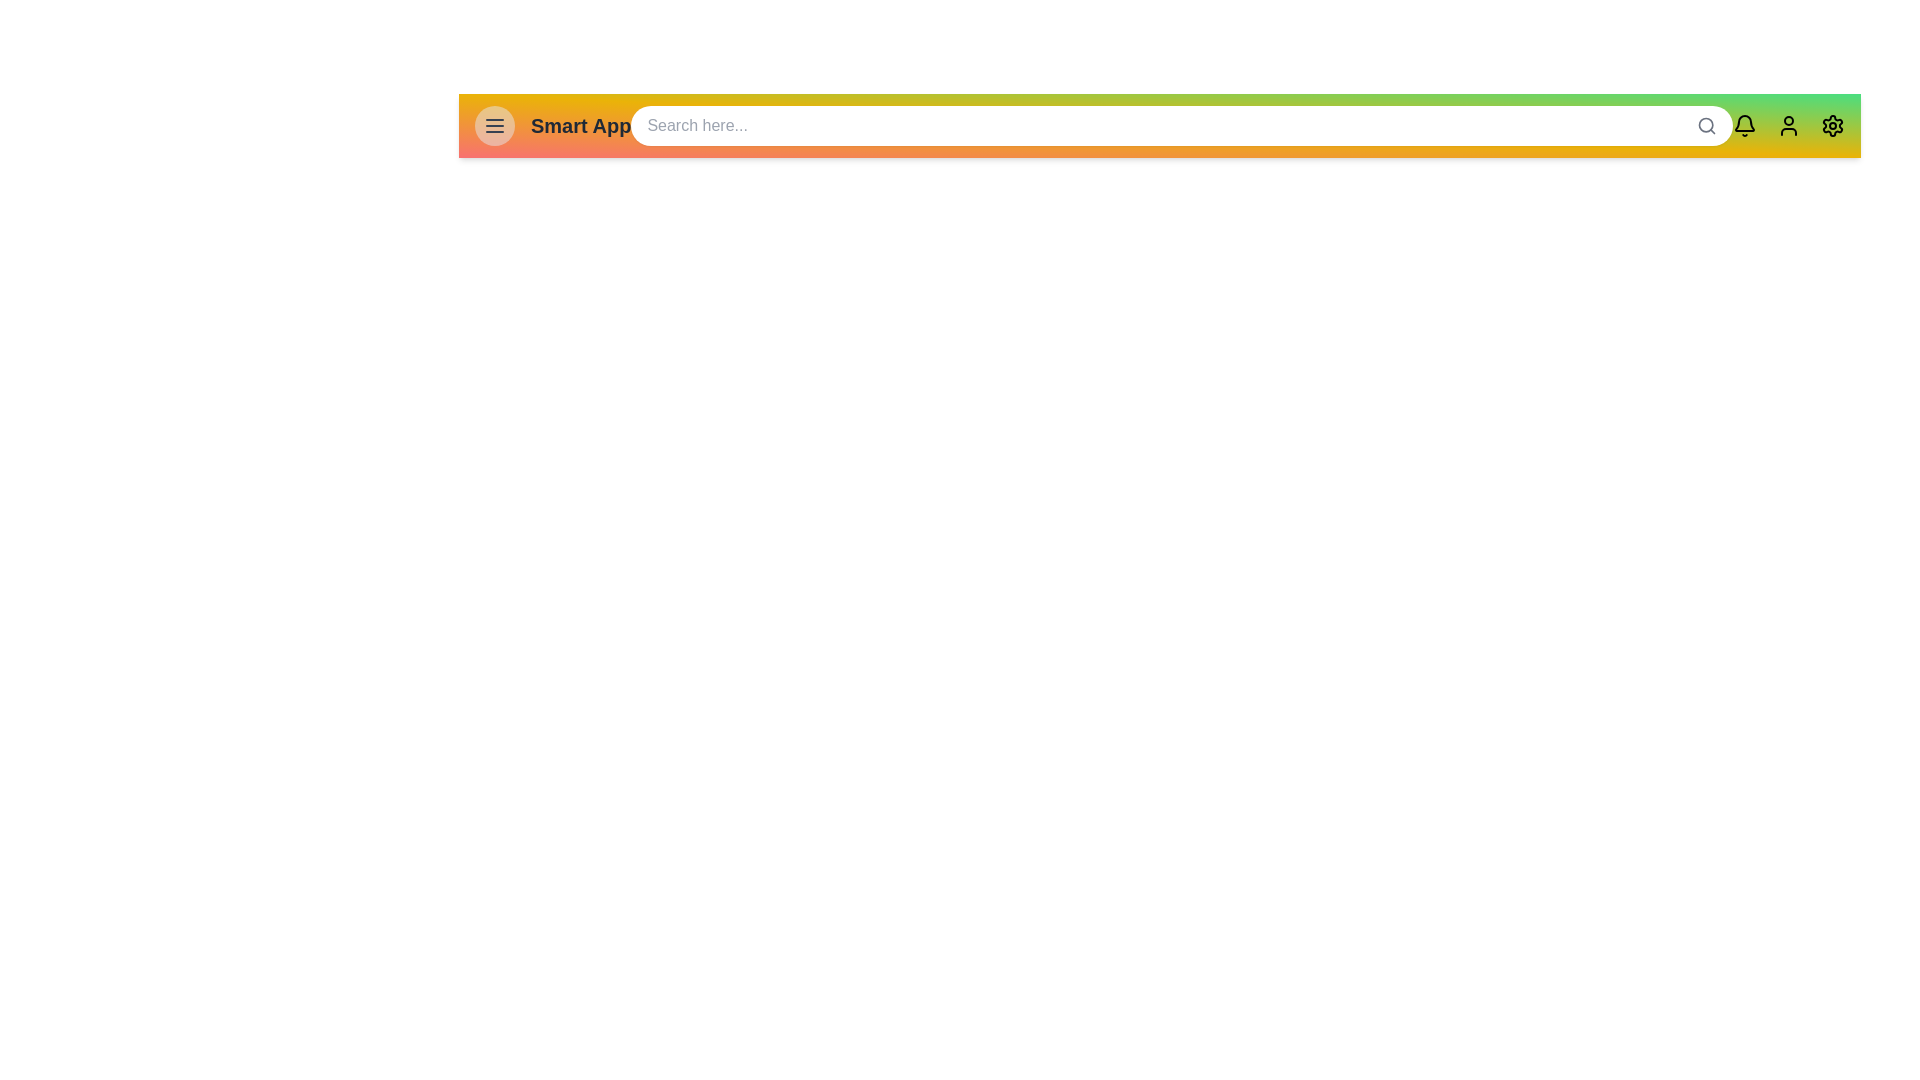  I want to click on the search icon to initiate a search, so click(1706, 126).